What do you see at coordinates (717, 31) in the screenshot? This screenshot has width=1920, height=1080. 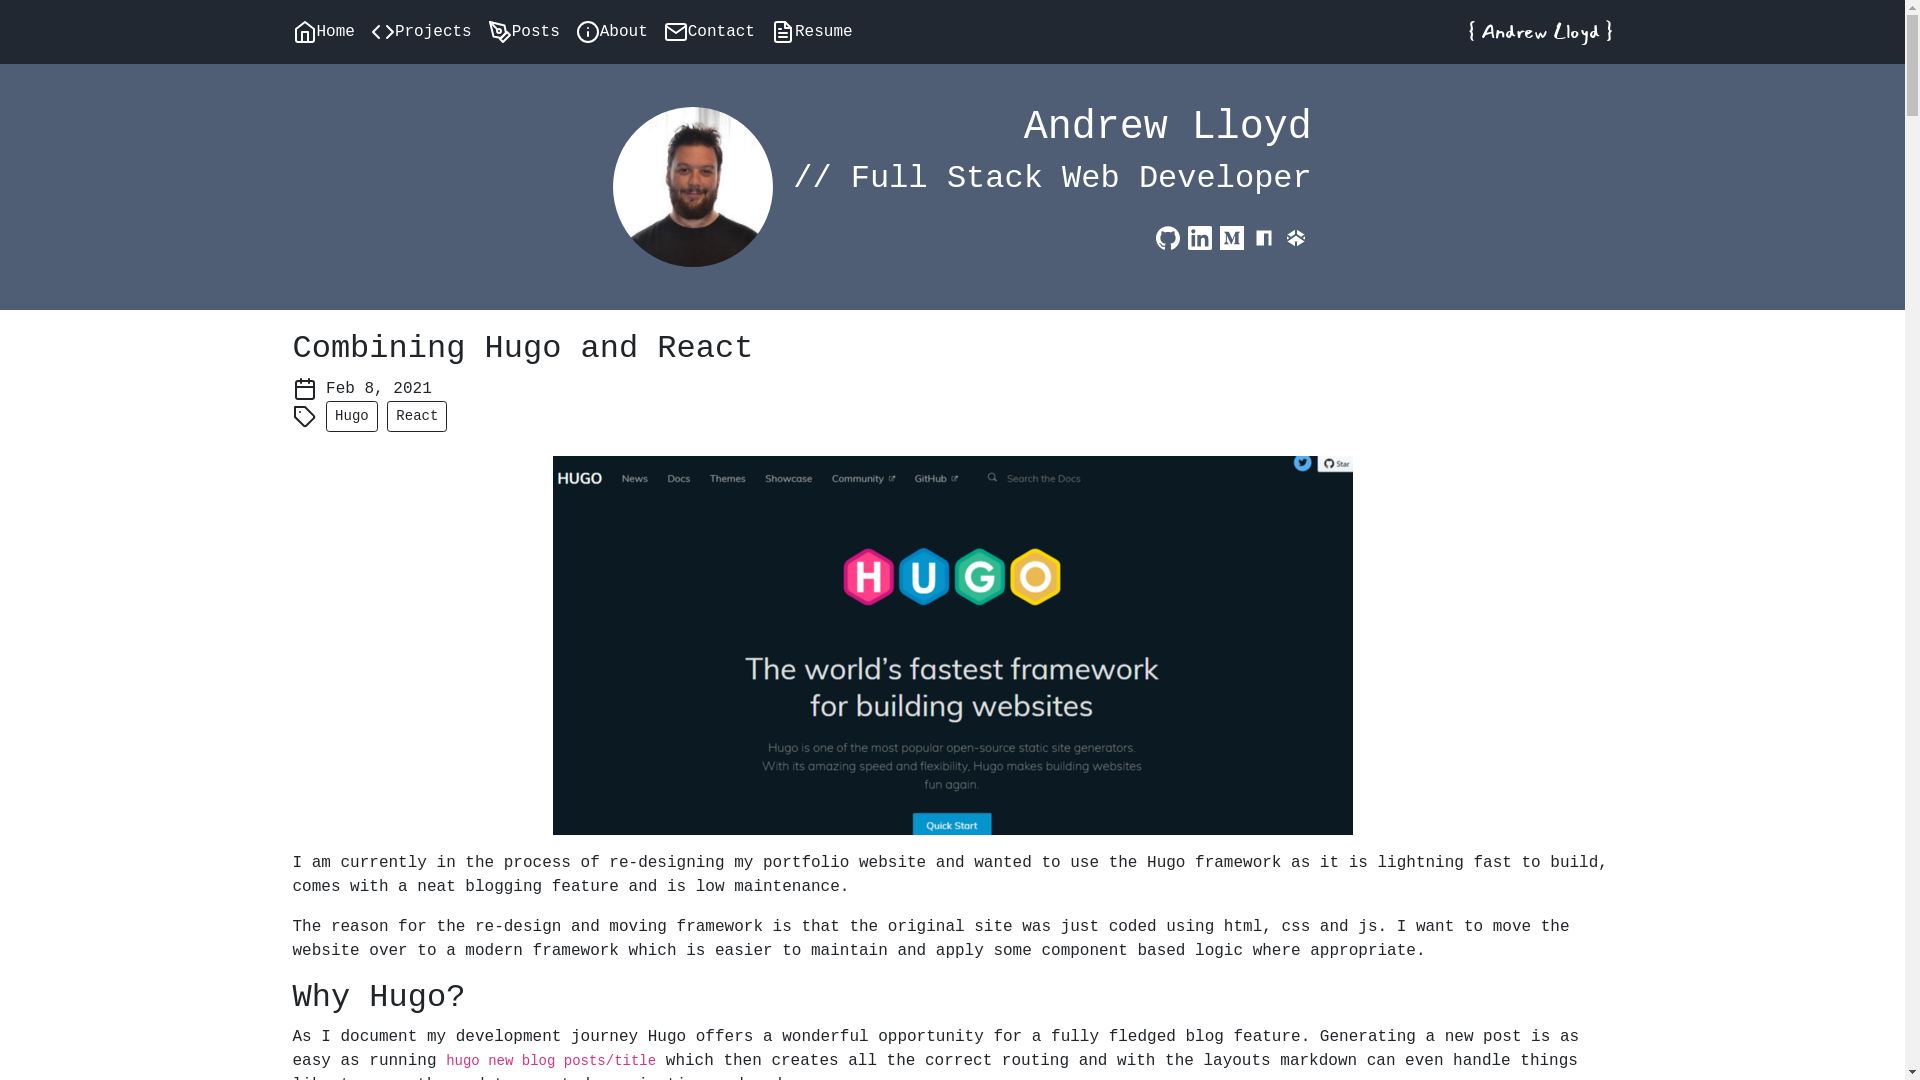 I see `'Contact'` at bounding box center [717, 31].